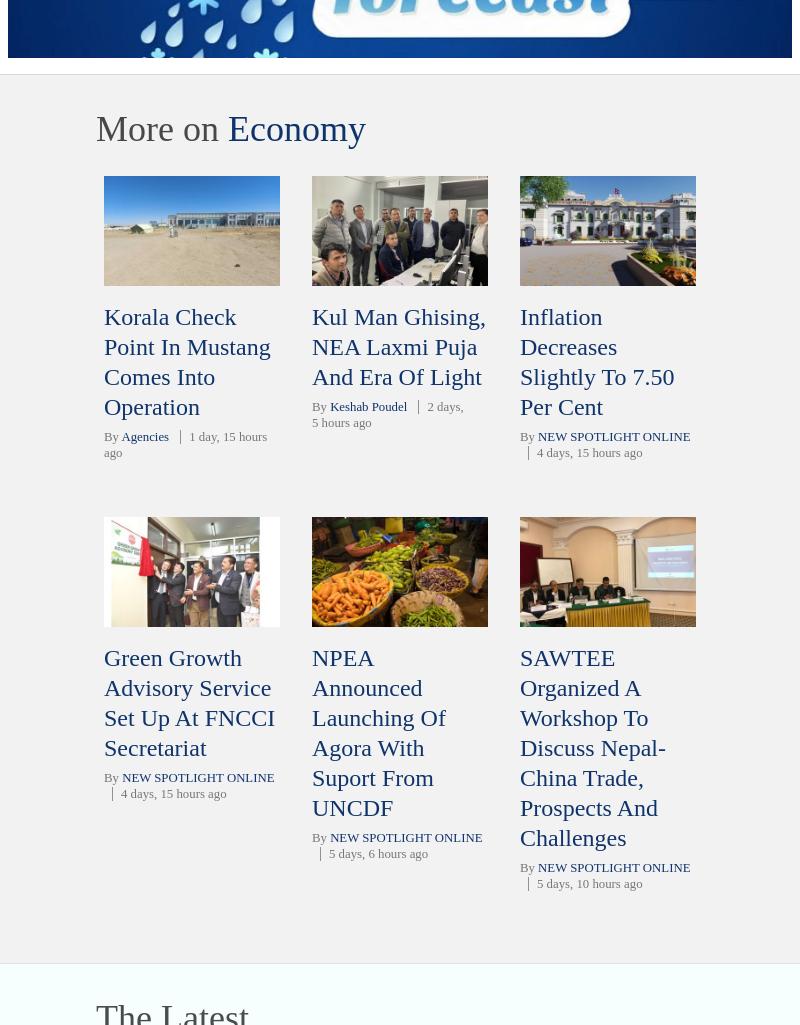 The width and height of the screenshot is (800, 1025). I want to click on '5 days, 10 hours ago', so click(588, 883).